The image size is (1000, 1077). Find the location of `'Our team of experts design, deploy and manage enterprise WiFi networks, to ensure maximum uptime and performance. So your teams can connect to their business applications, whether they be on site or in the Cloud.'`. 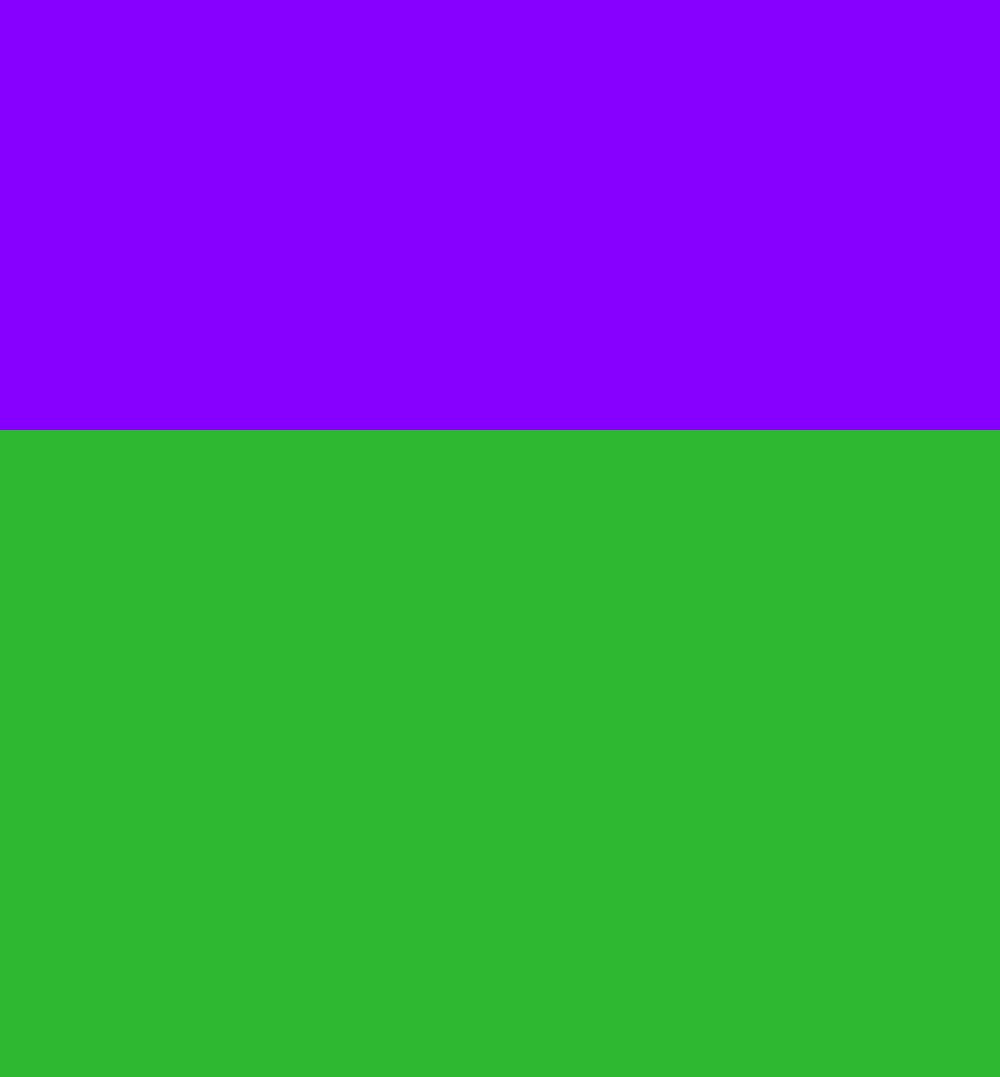

'Our team of experts design, deploy and manage enterprise WiFi networks, to ensure maximum uptime and performance. So your teams can connect to their business applications, whether they be on site or in the Cloud.' is located at coordinates (37, 74).